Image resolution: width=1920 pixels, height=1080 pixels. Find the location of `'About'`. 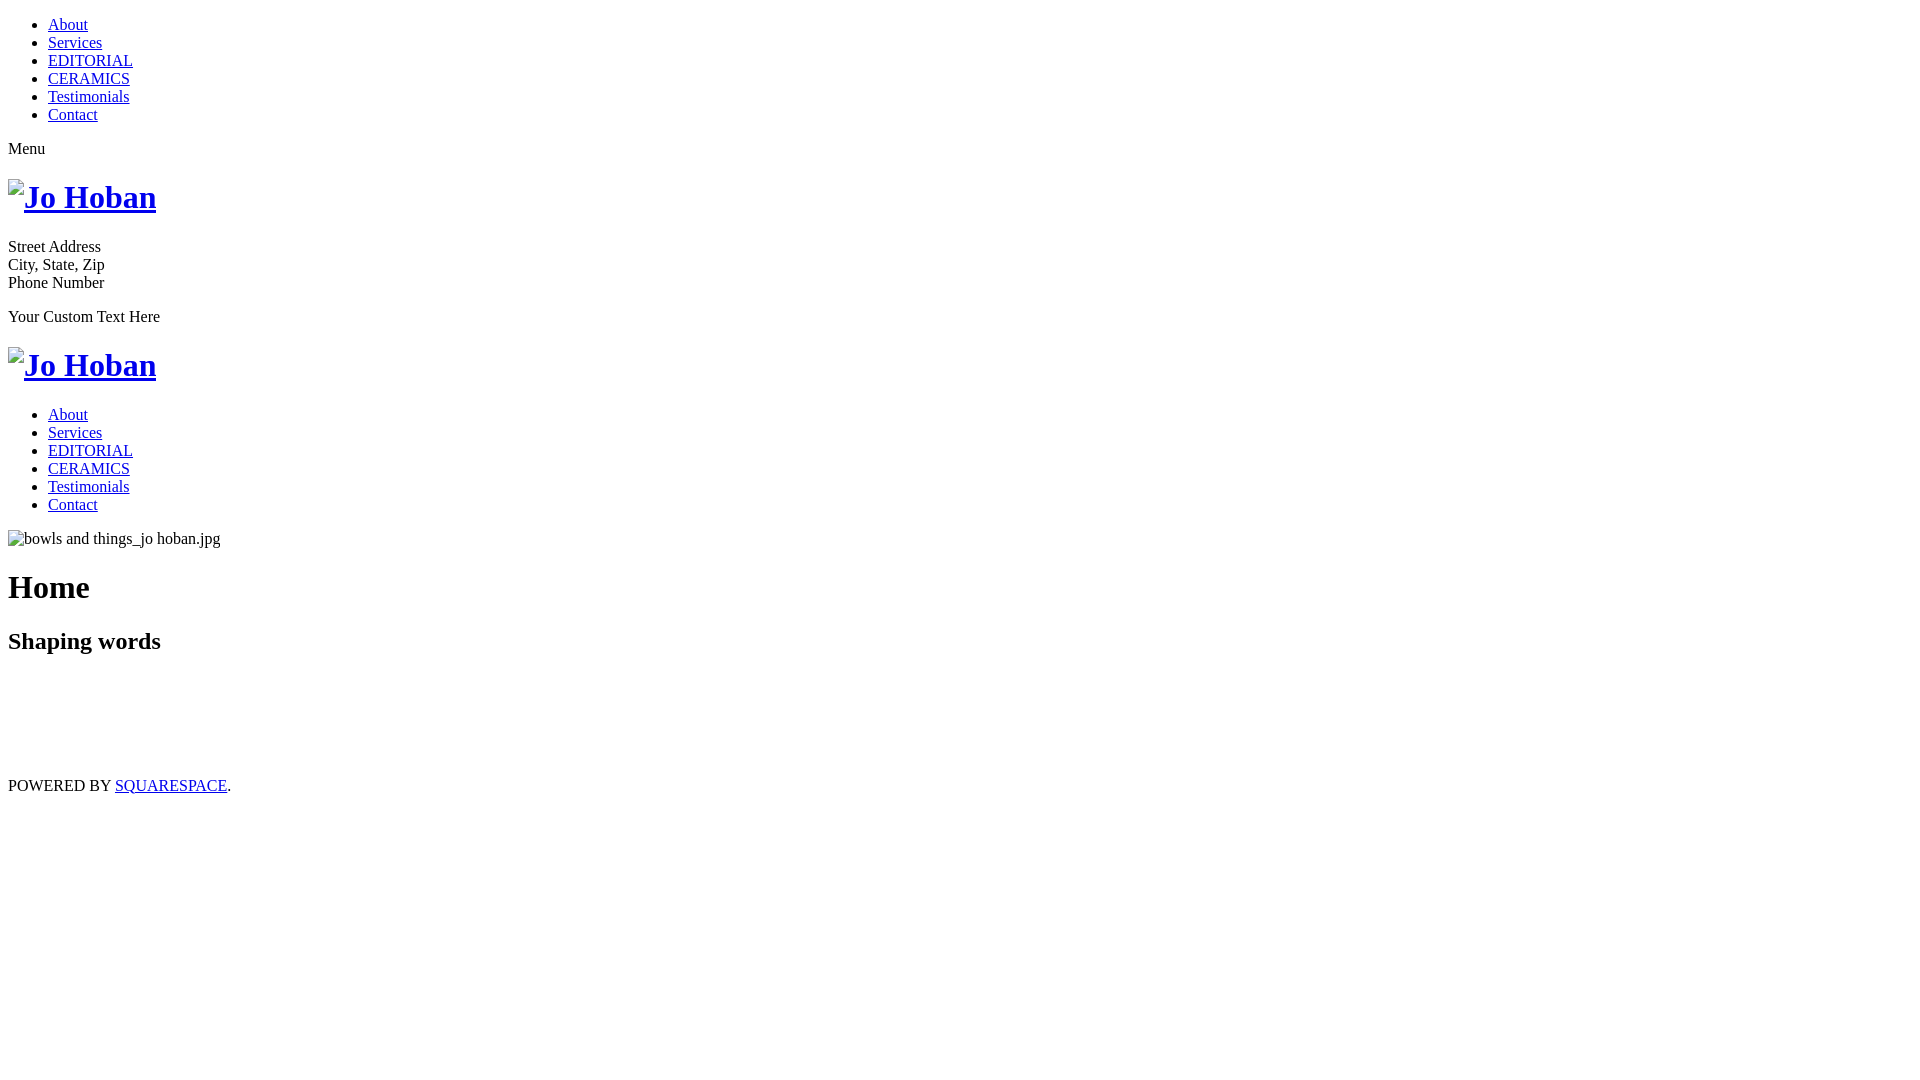

'About' is located at coordinates (67, 24).